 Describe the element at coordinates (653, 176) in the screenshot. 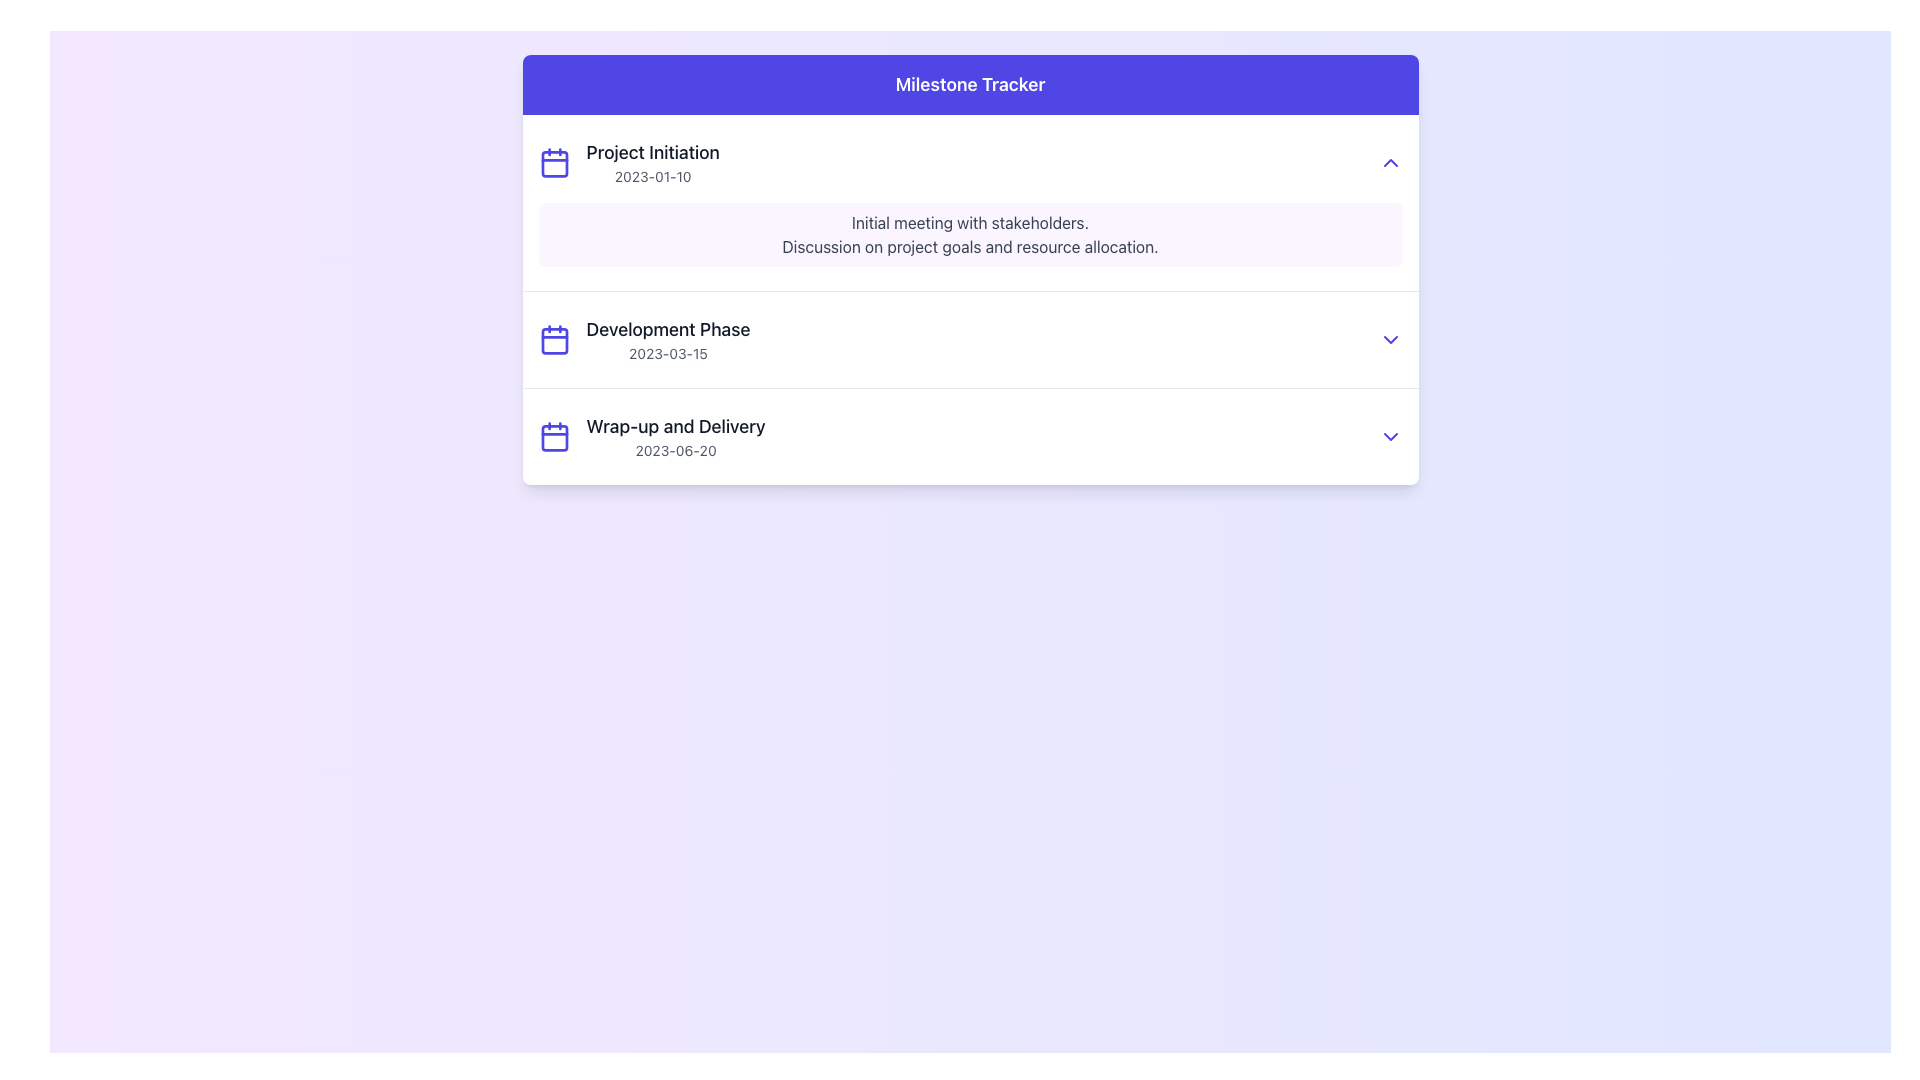

I see `the text label displaying the date '2023-01-10', which is located below the 'Project Initiation' label in the milestone tracker` at that location.